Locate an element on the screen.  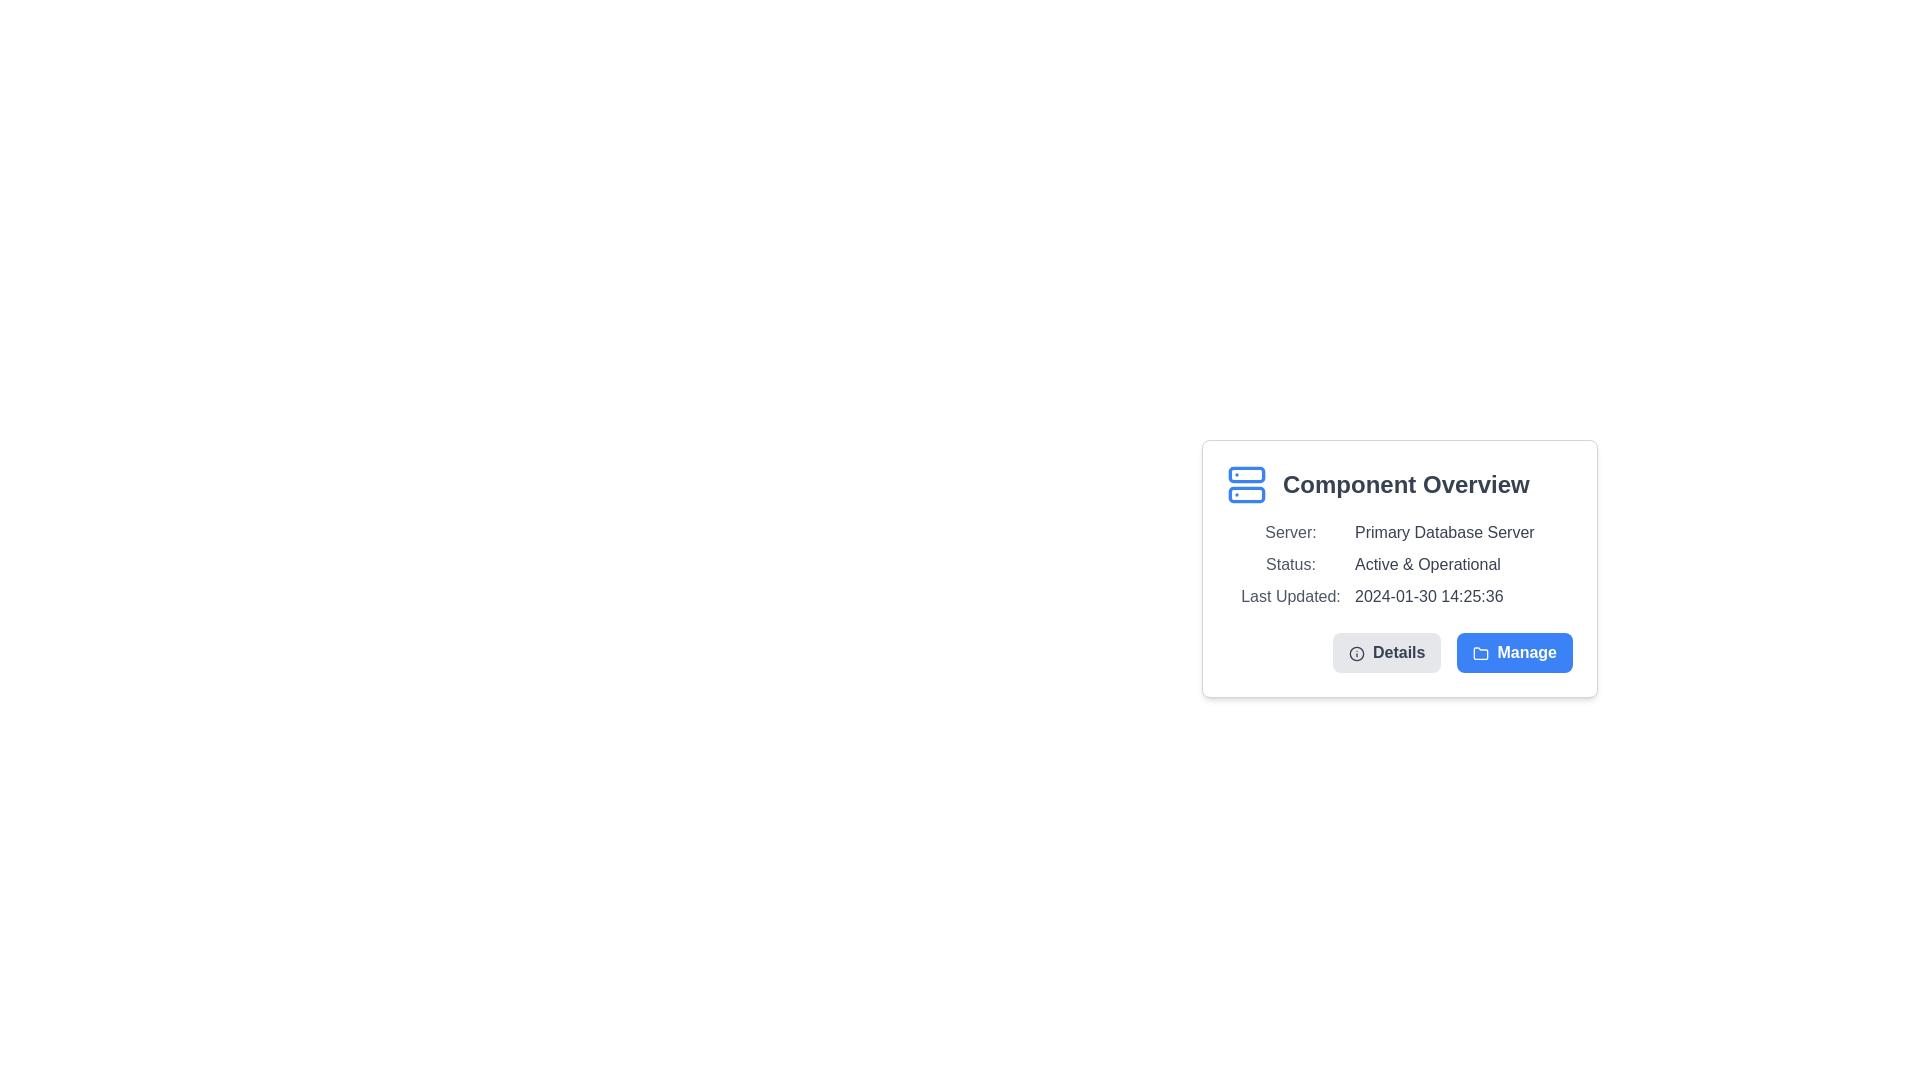
the 'Details' button, which is a rounded rectangle with a gray background and white text, located in the bottom-right corner of the 'Component Overview' card is located at coordinates (1386, 652).